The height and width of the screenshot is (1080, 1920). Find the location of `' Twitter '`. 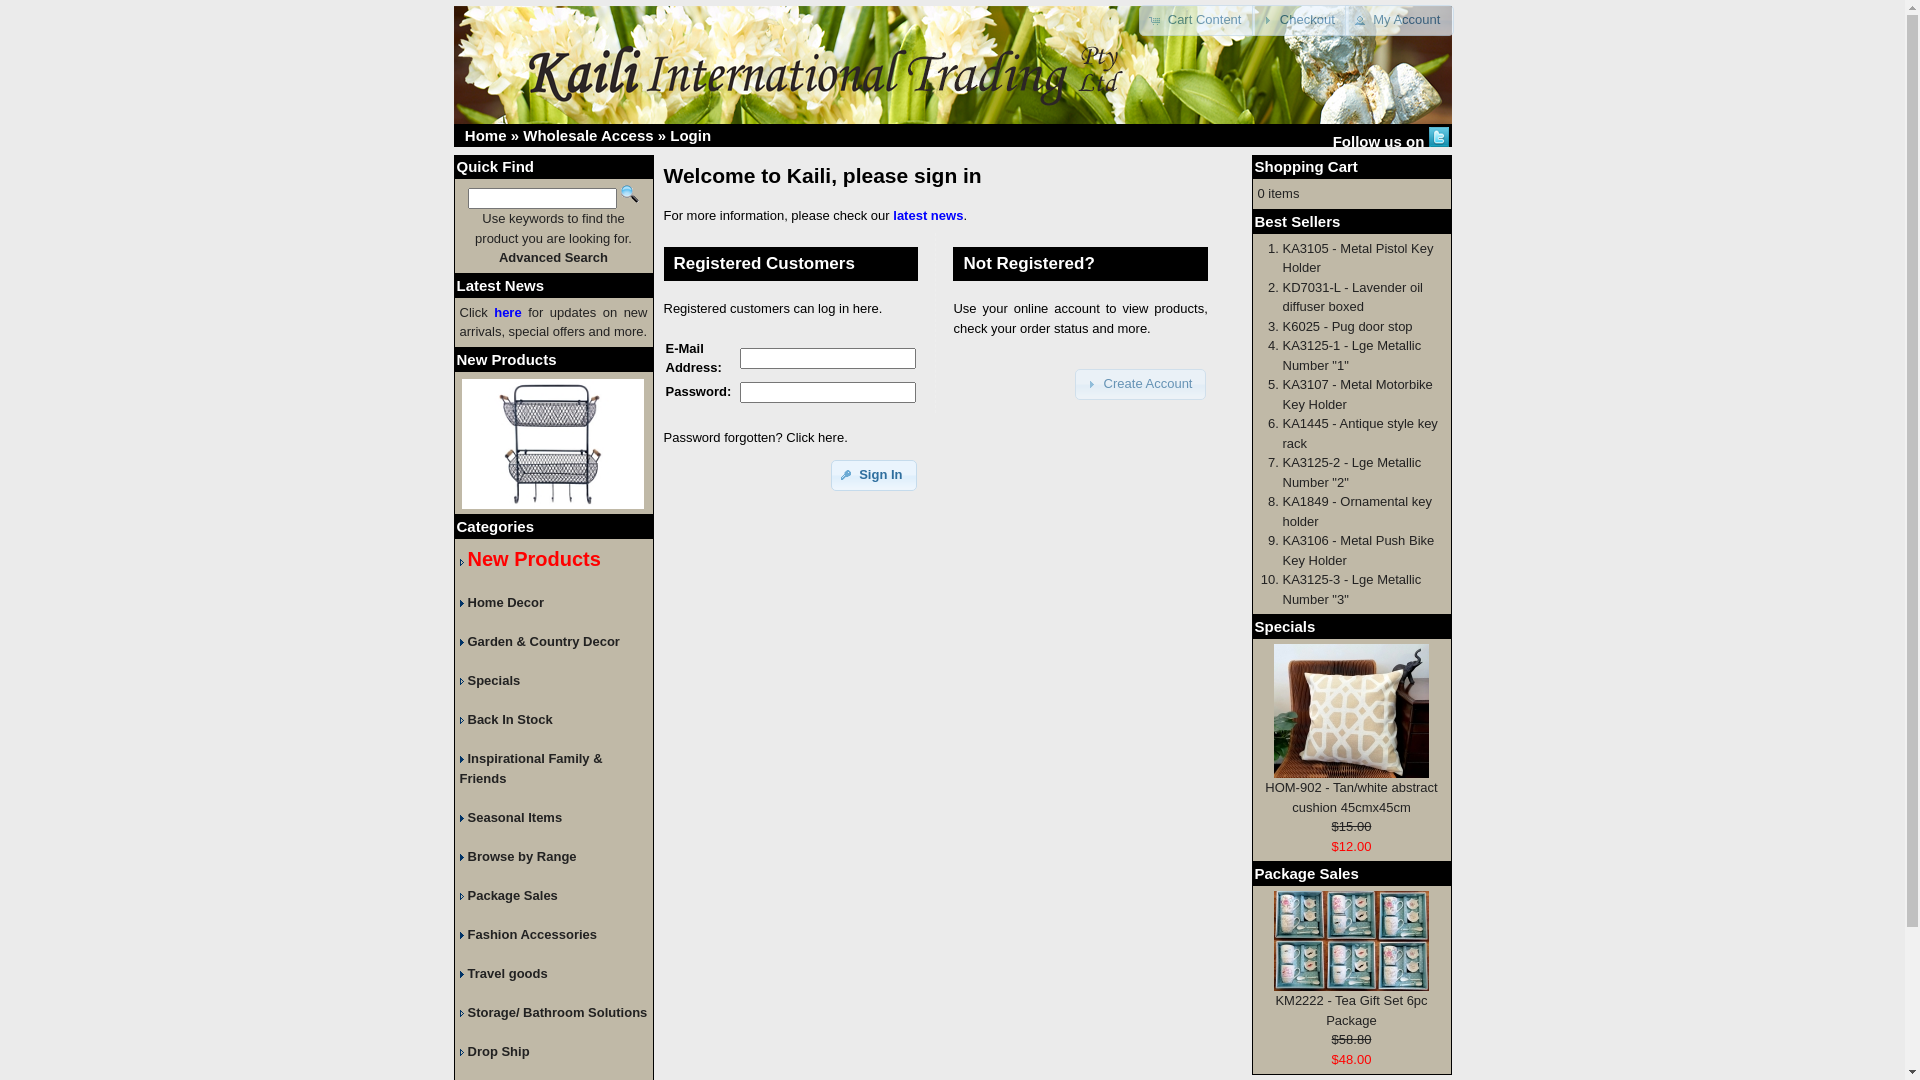

' Twitter ' is located at coordinates (1437, 136).